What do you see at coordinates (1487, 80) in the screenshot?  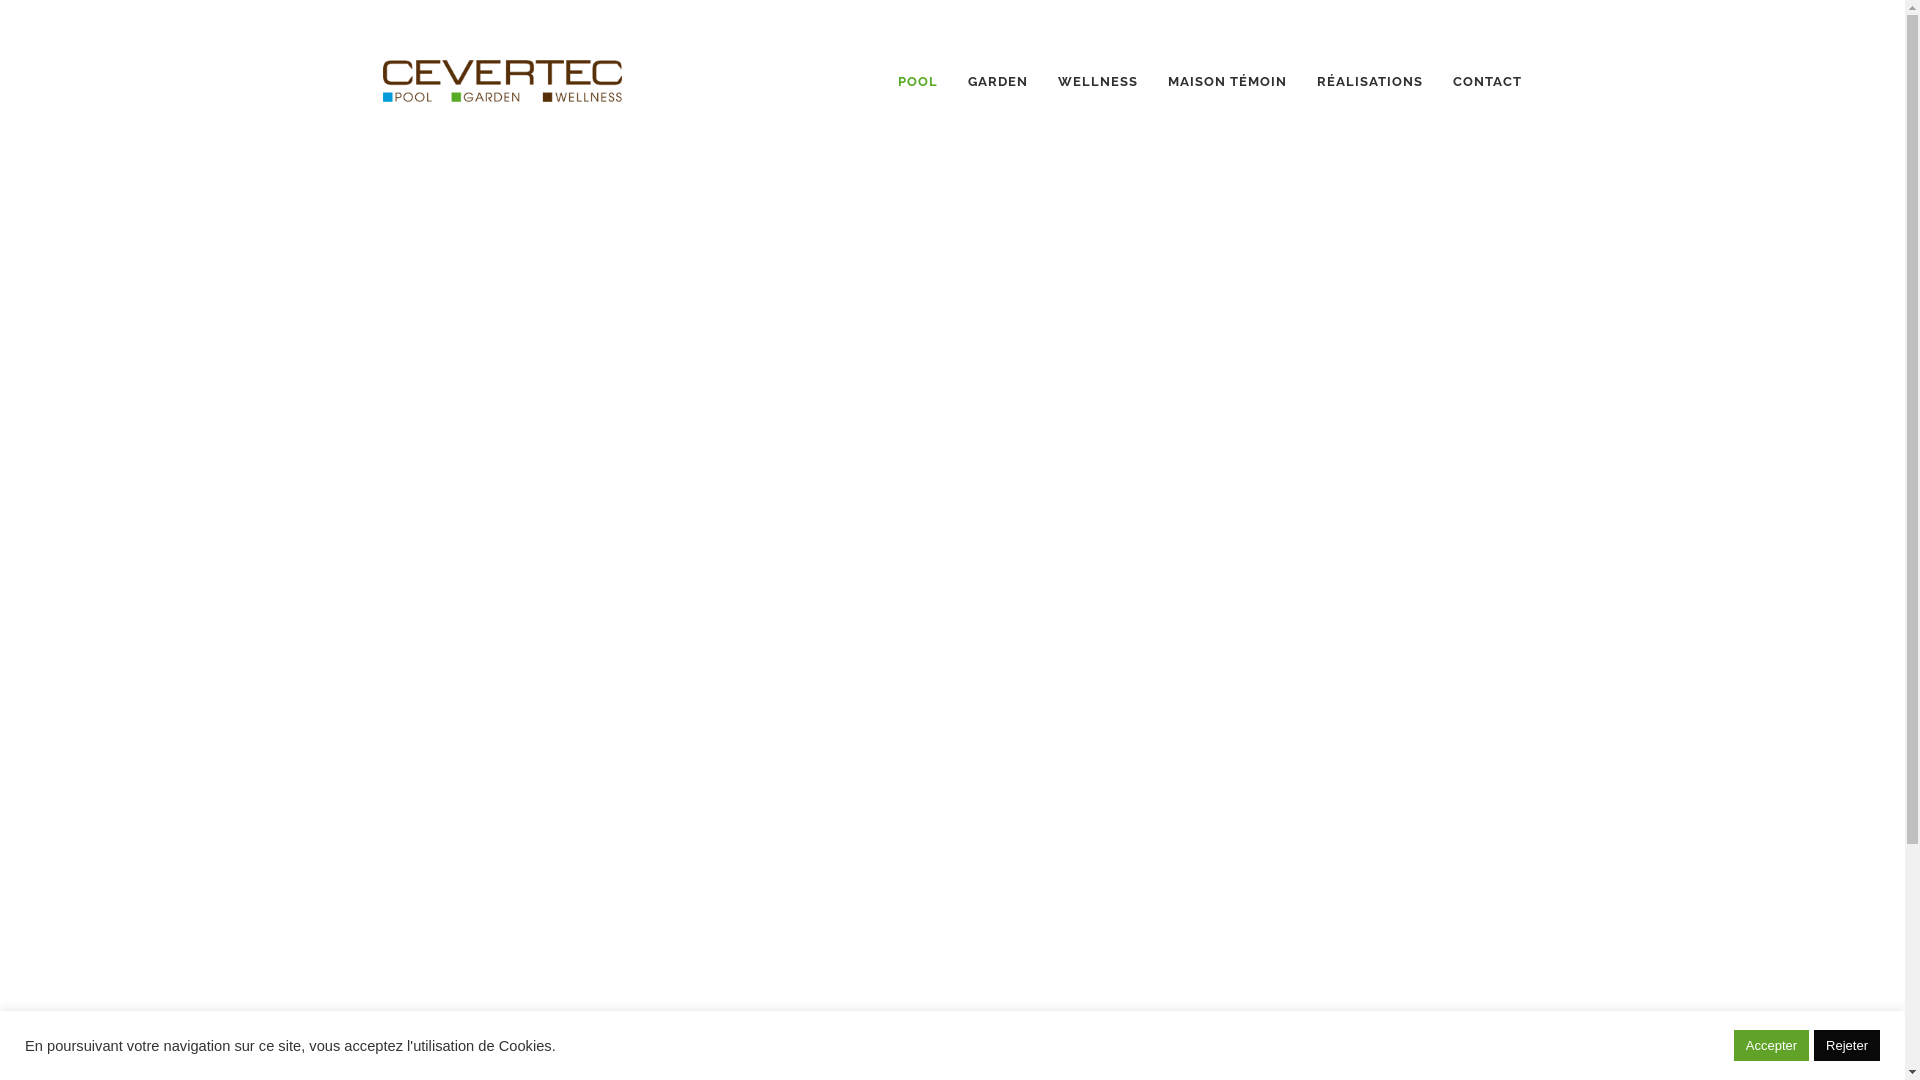 I see `'CONTACT'` at bounding box center [1487, 80].